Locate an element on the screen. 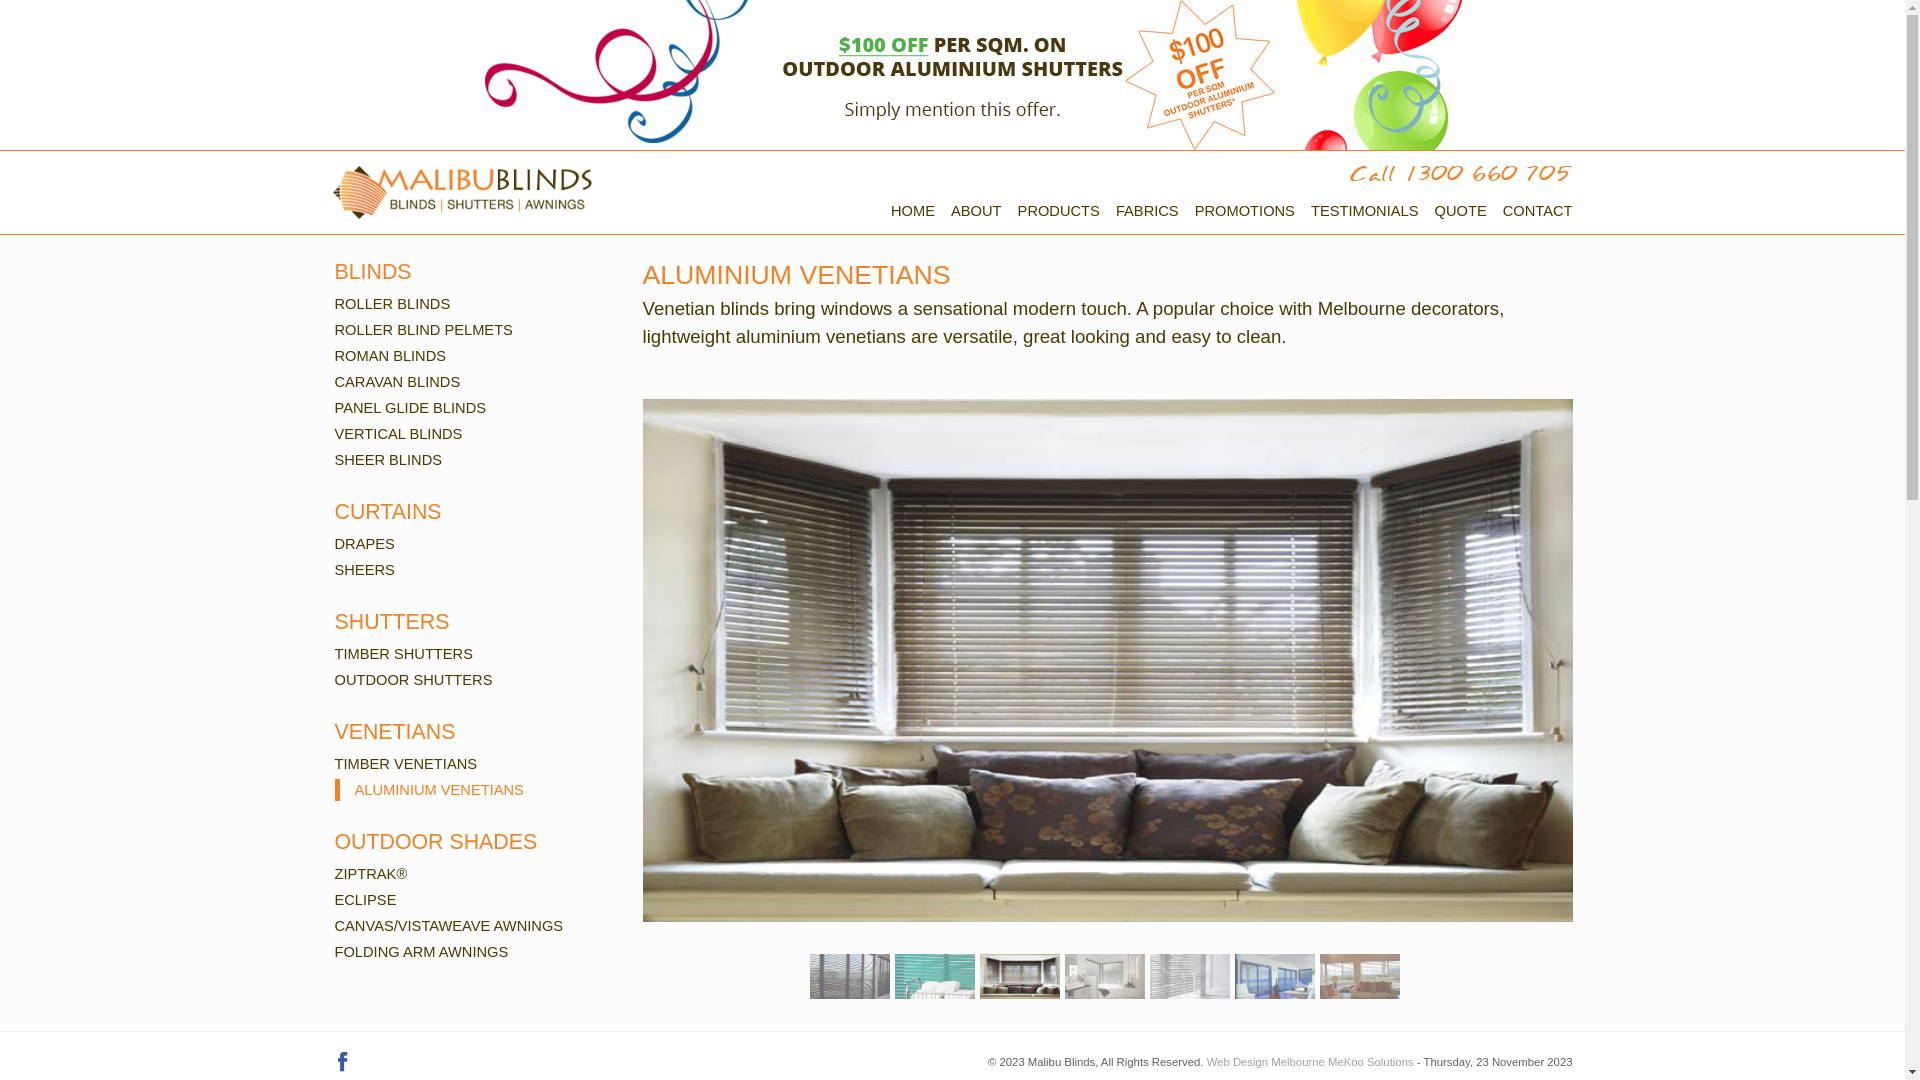 The height and width of the screenshot is (1080, 1920). 'TESTIMONIALS' is located at coordinates (1363, 211).